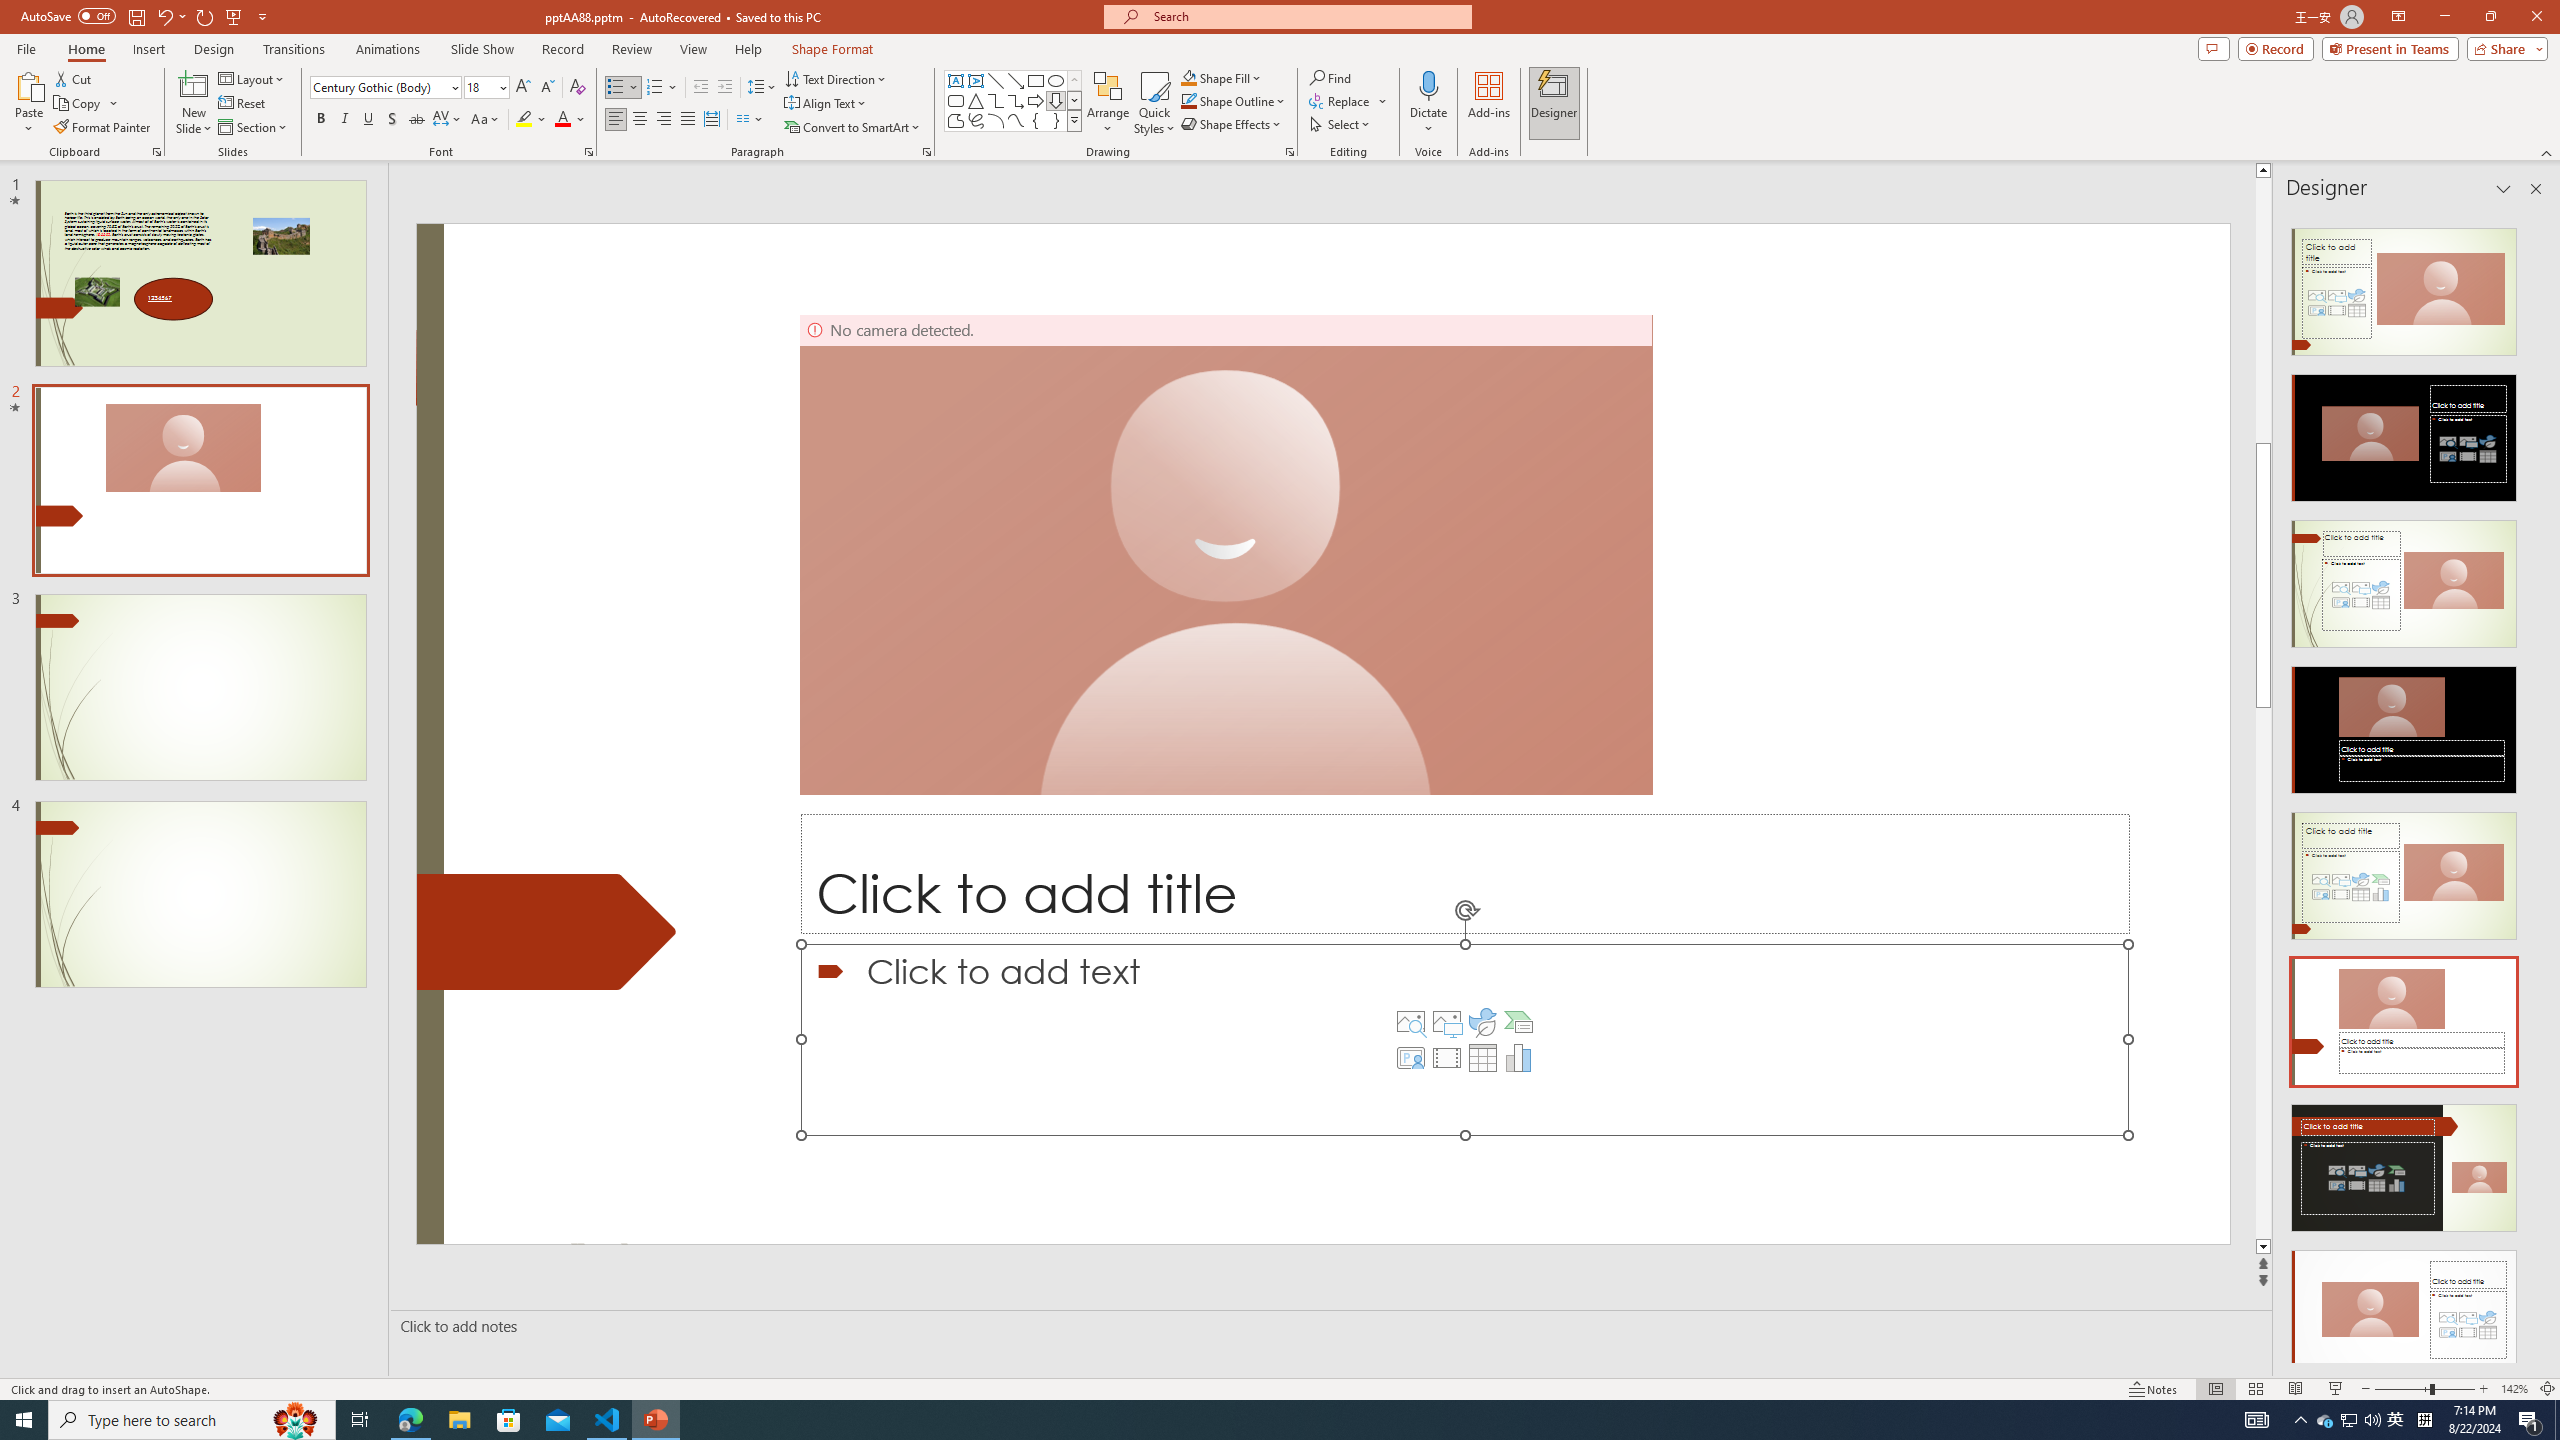 This screenshot has width=2560, height=1440. Describe the element at coordinates (546, 931) in the screenshot. I see `'Decorative Locked'` at that location.